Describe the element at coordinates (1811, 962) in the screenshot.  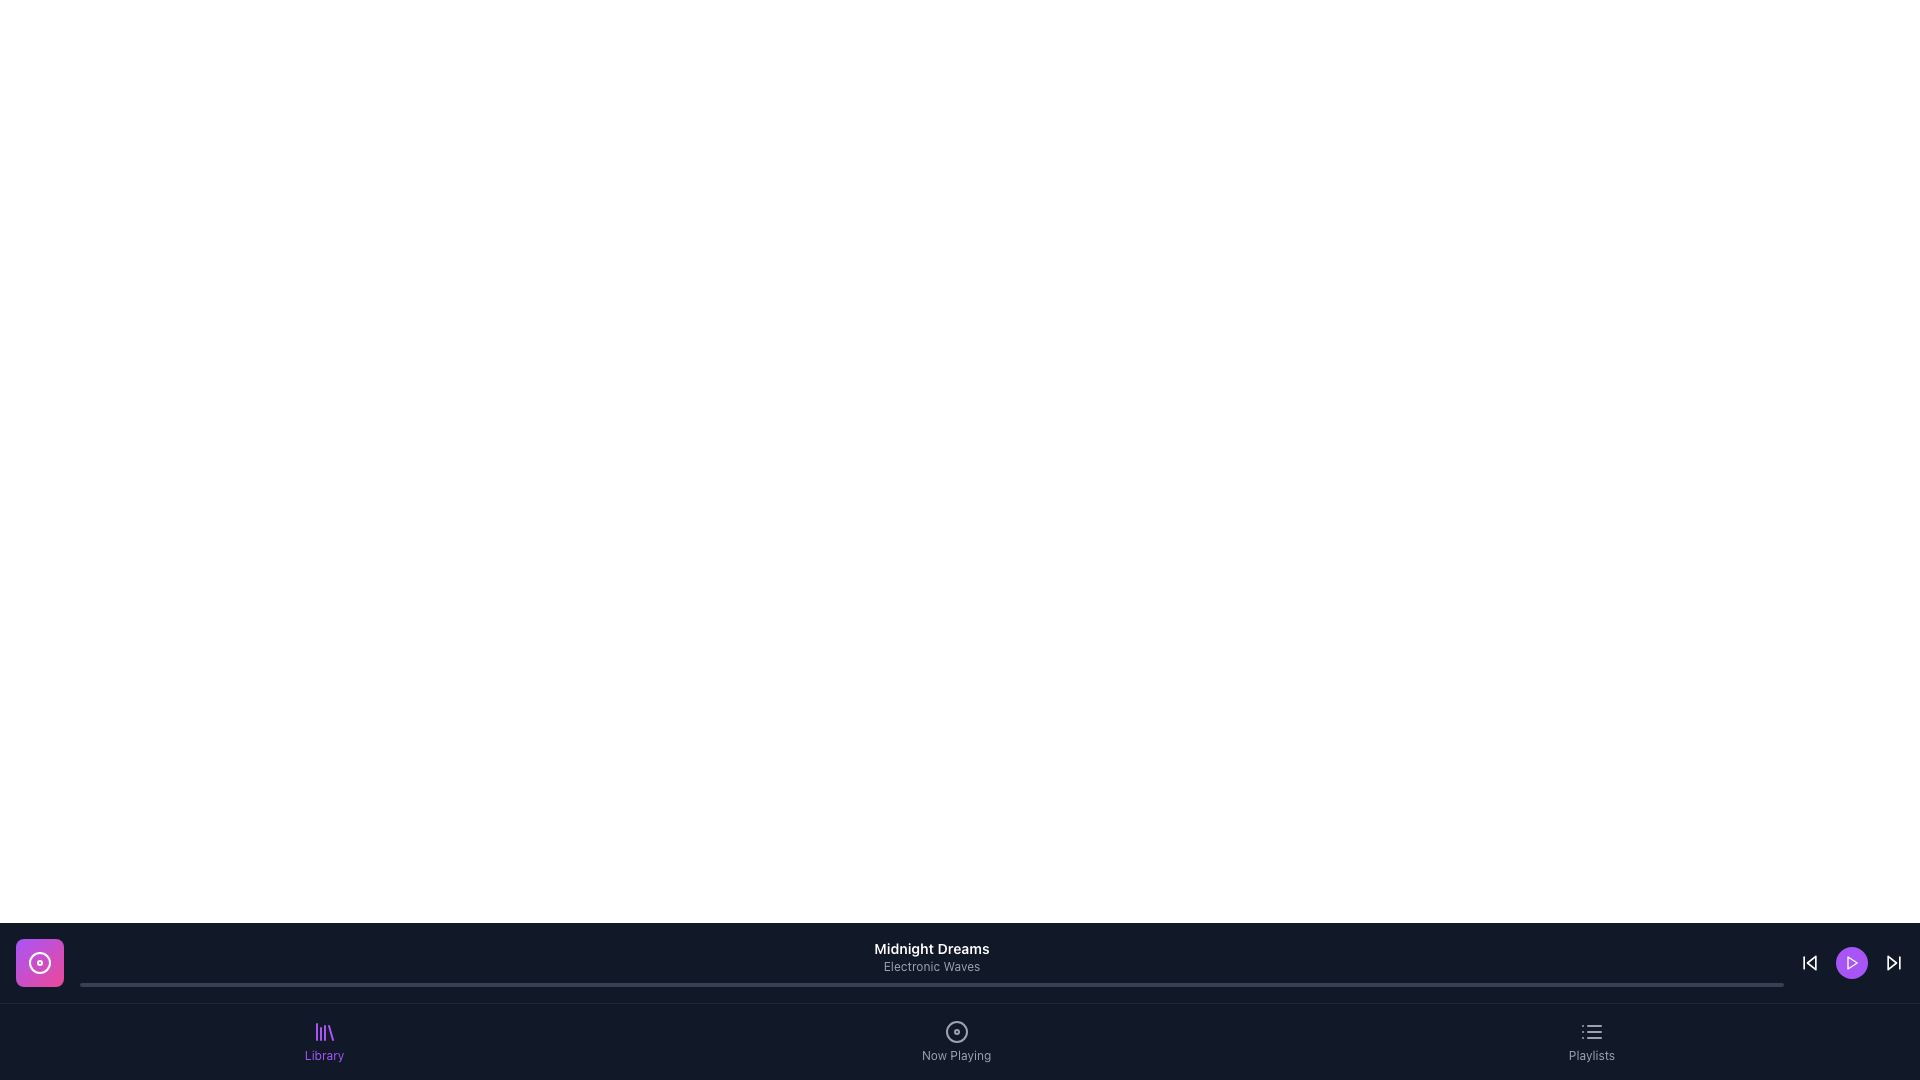
I see `the skip-back button icon located in the bottom-right section of the media playback controls` at that location.